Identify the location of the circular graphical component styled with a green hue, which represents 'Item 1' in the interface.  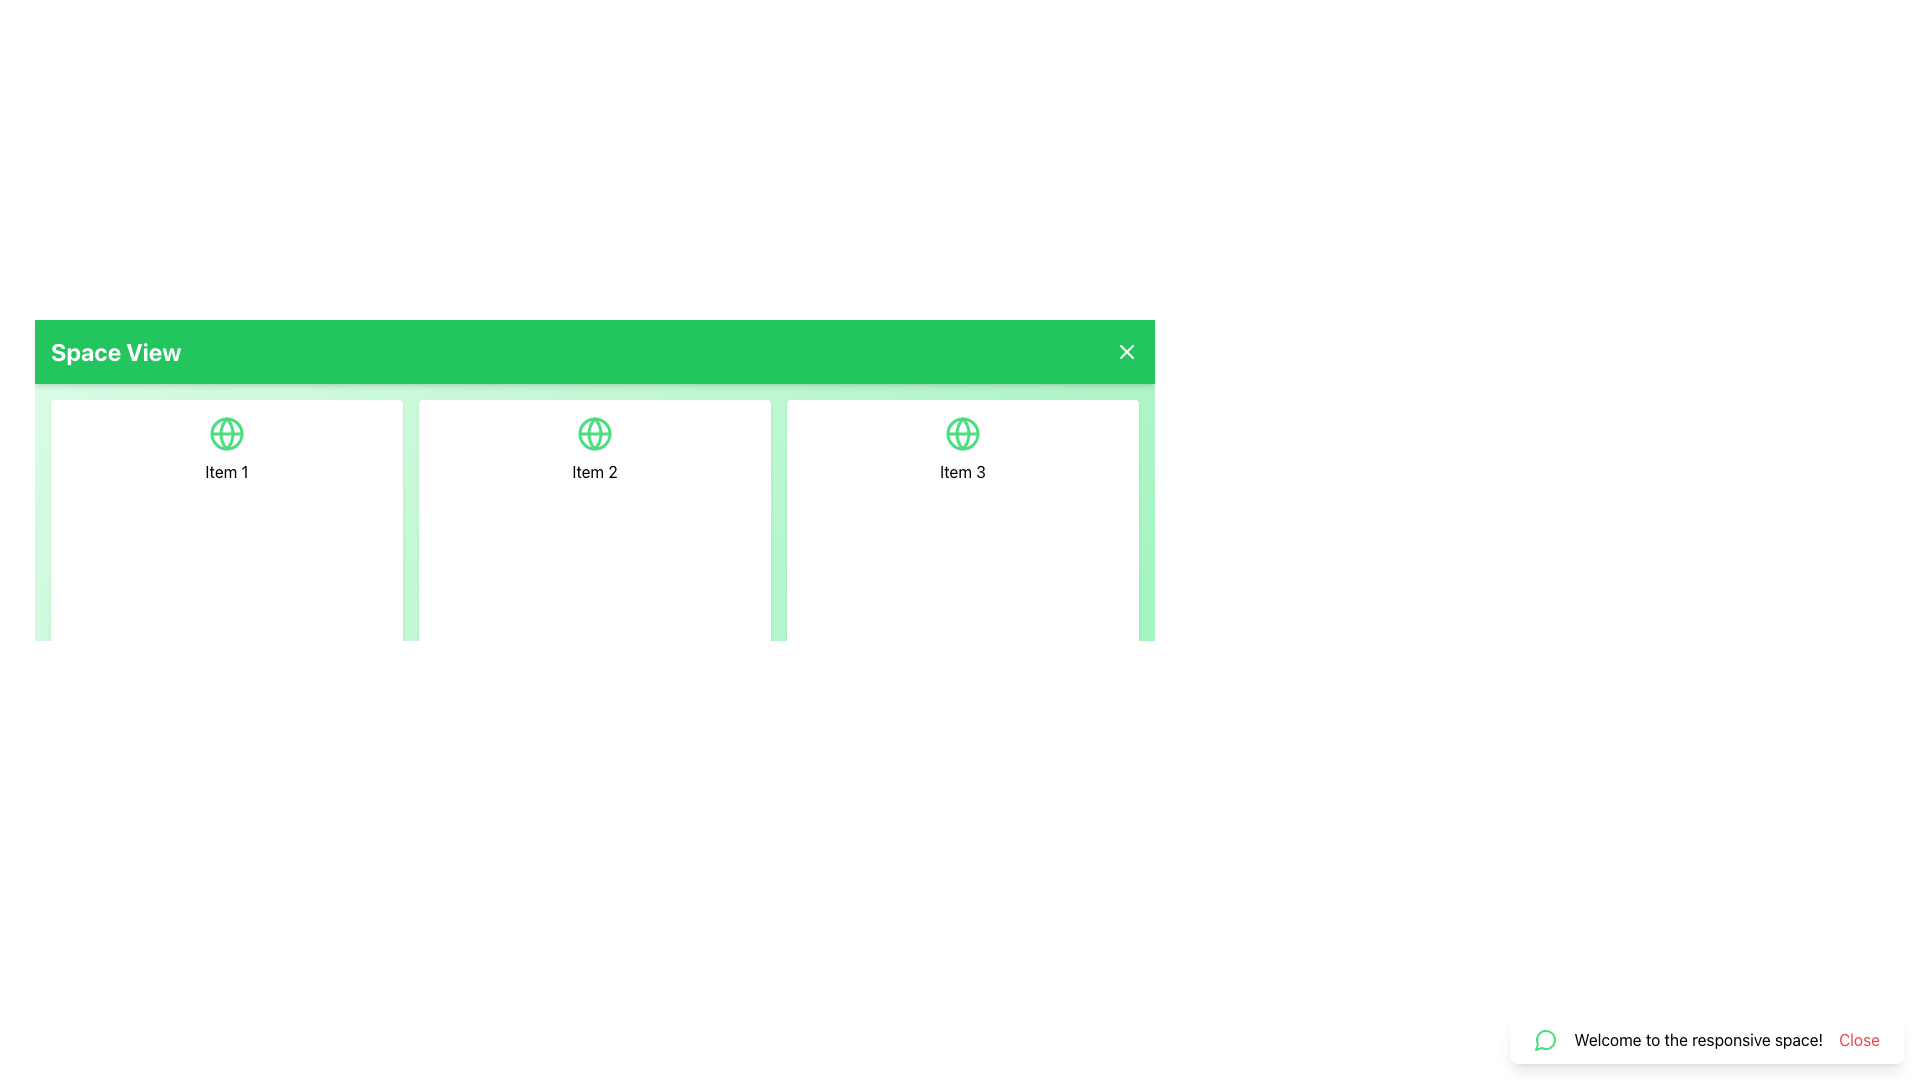
(226, 433).